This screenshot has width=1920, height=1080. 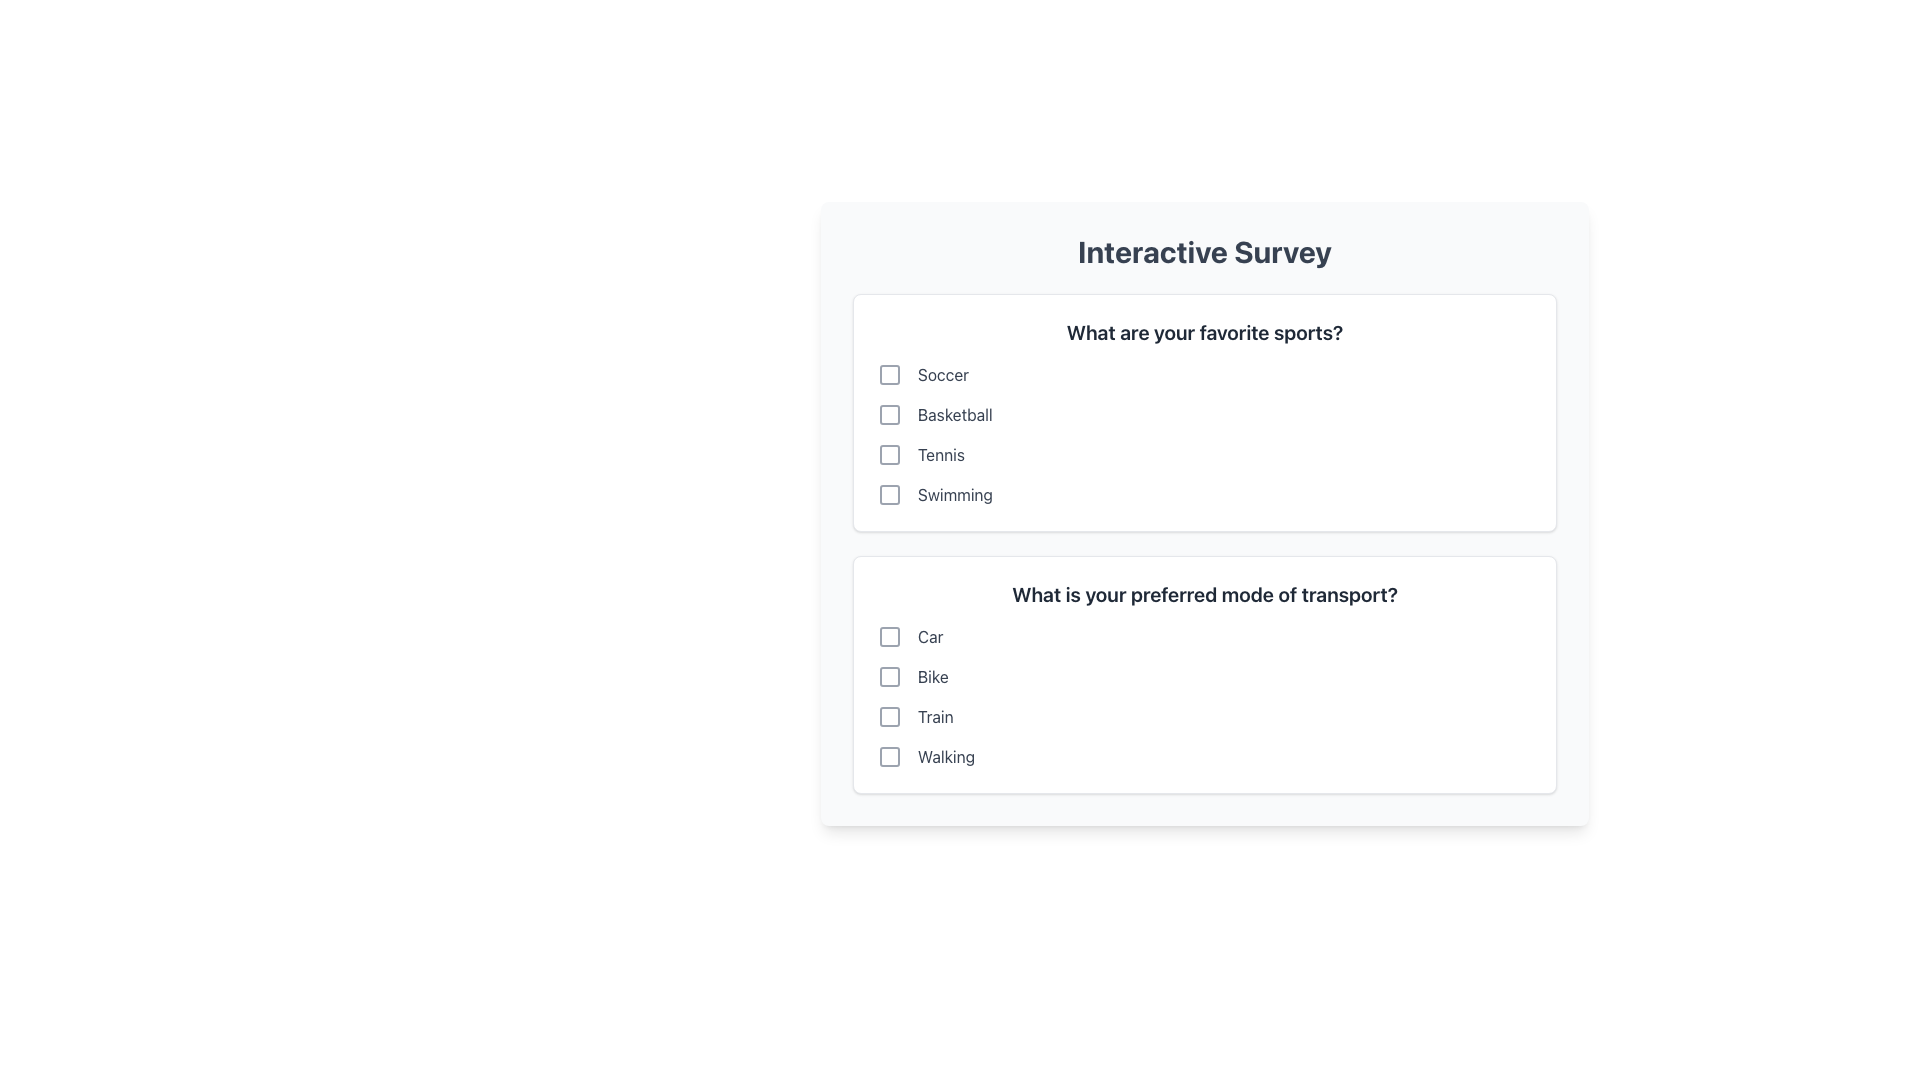 I want to click on the checkbox labeled 'Bike', so click(x=1203, y=676).